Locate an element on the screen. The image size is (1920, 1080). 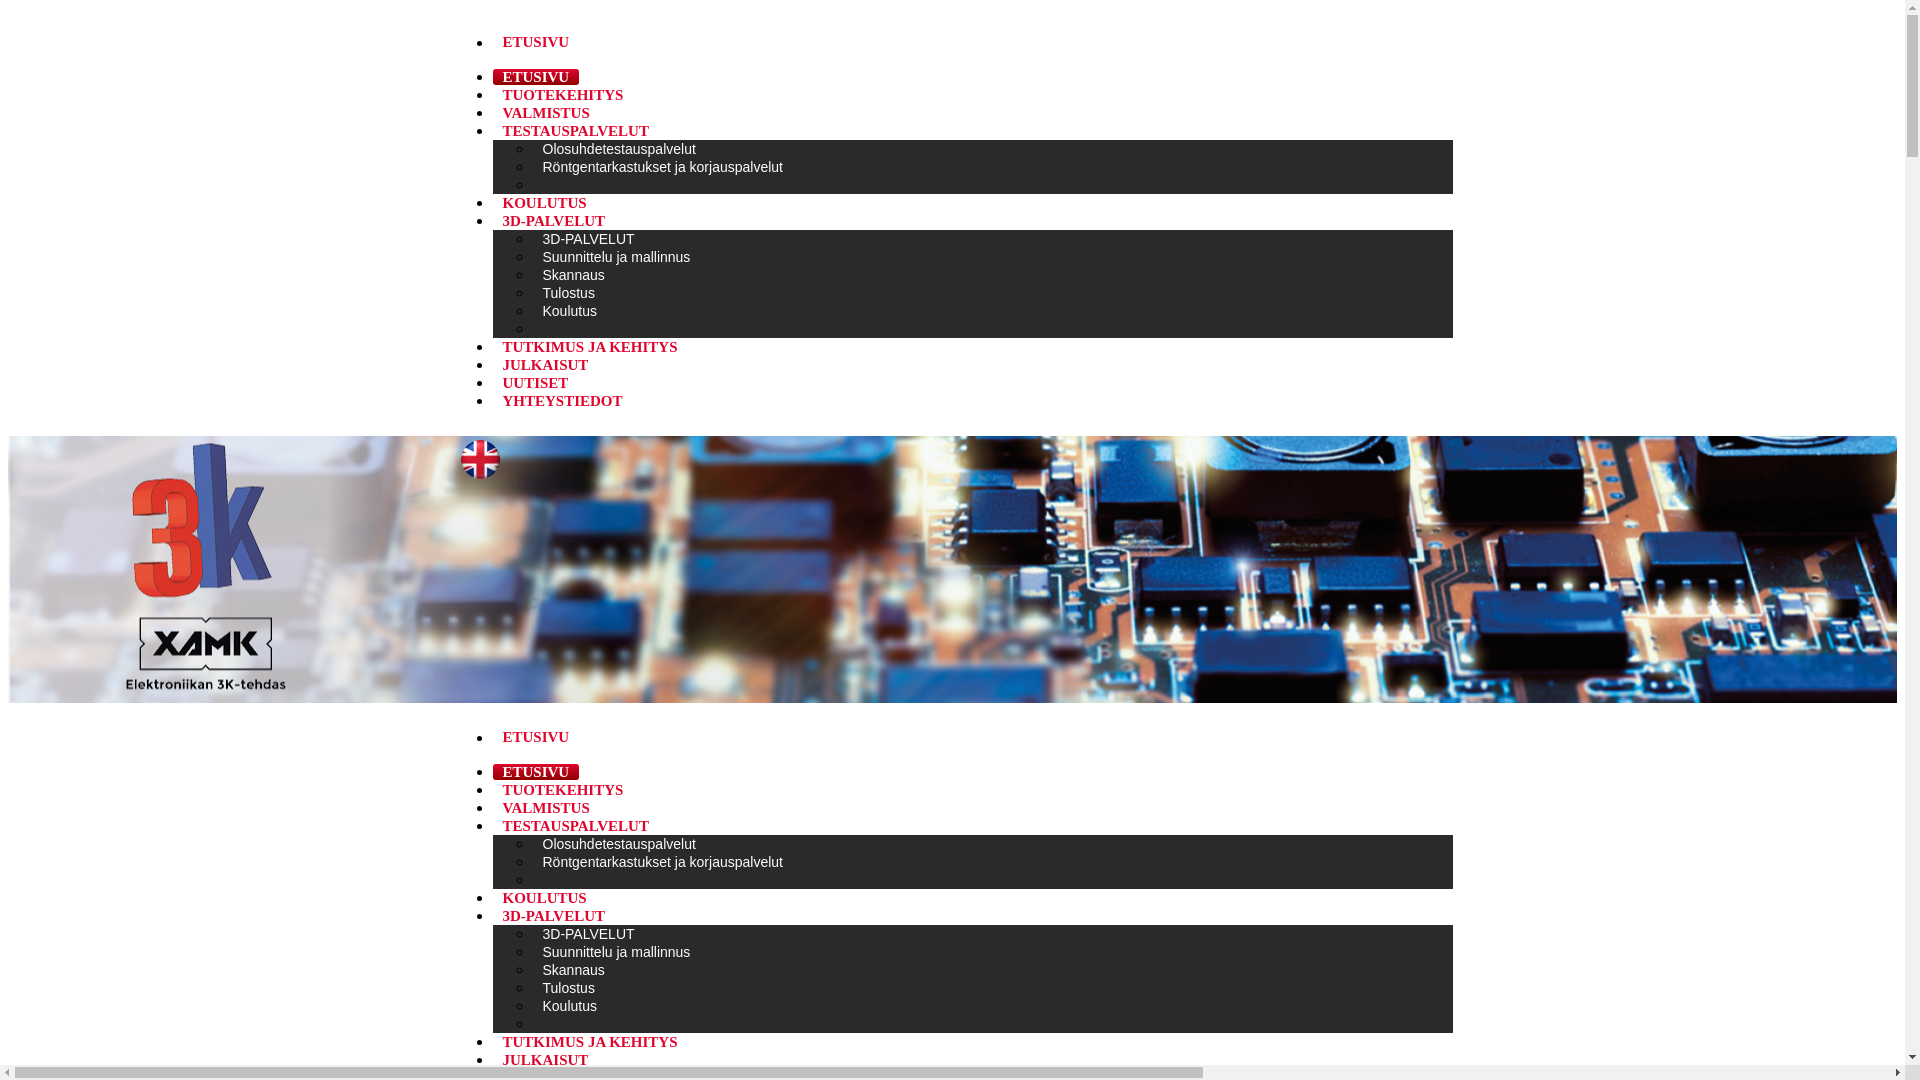
'ETUSIVU ' is located at coordinates (537, 736).